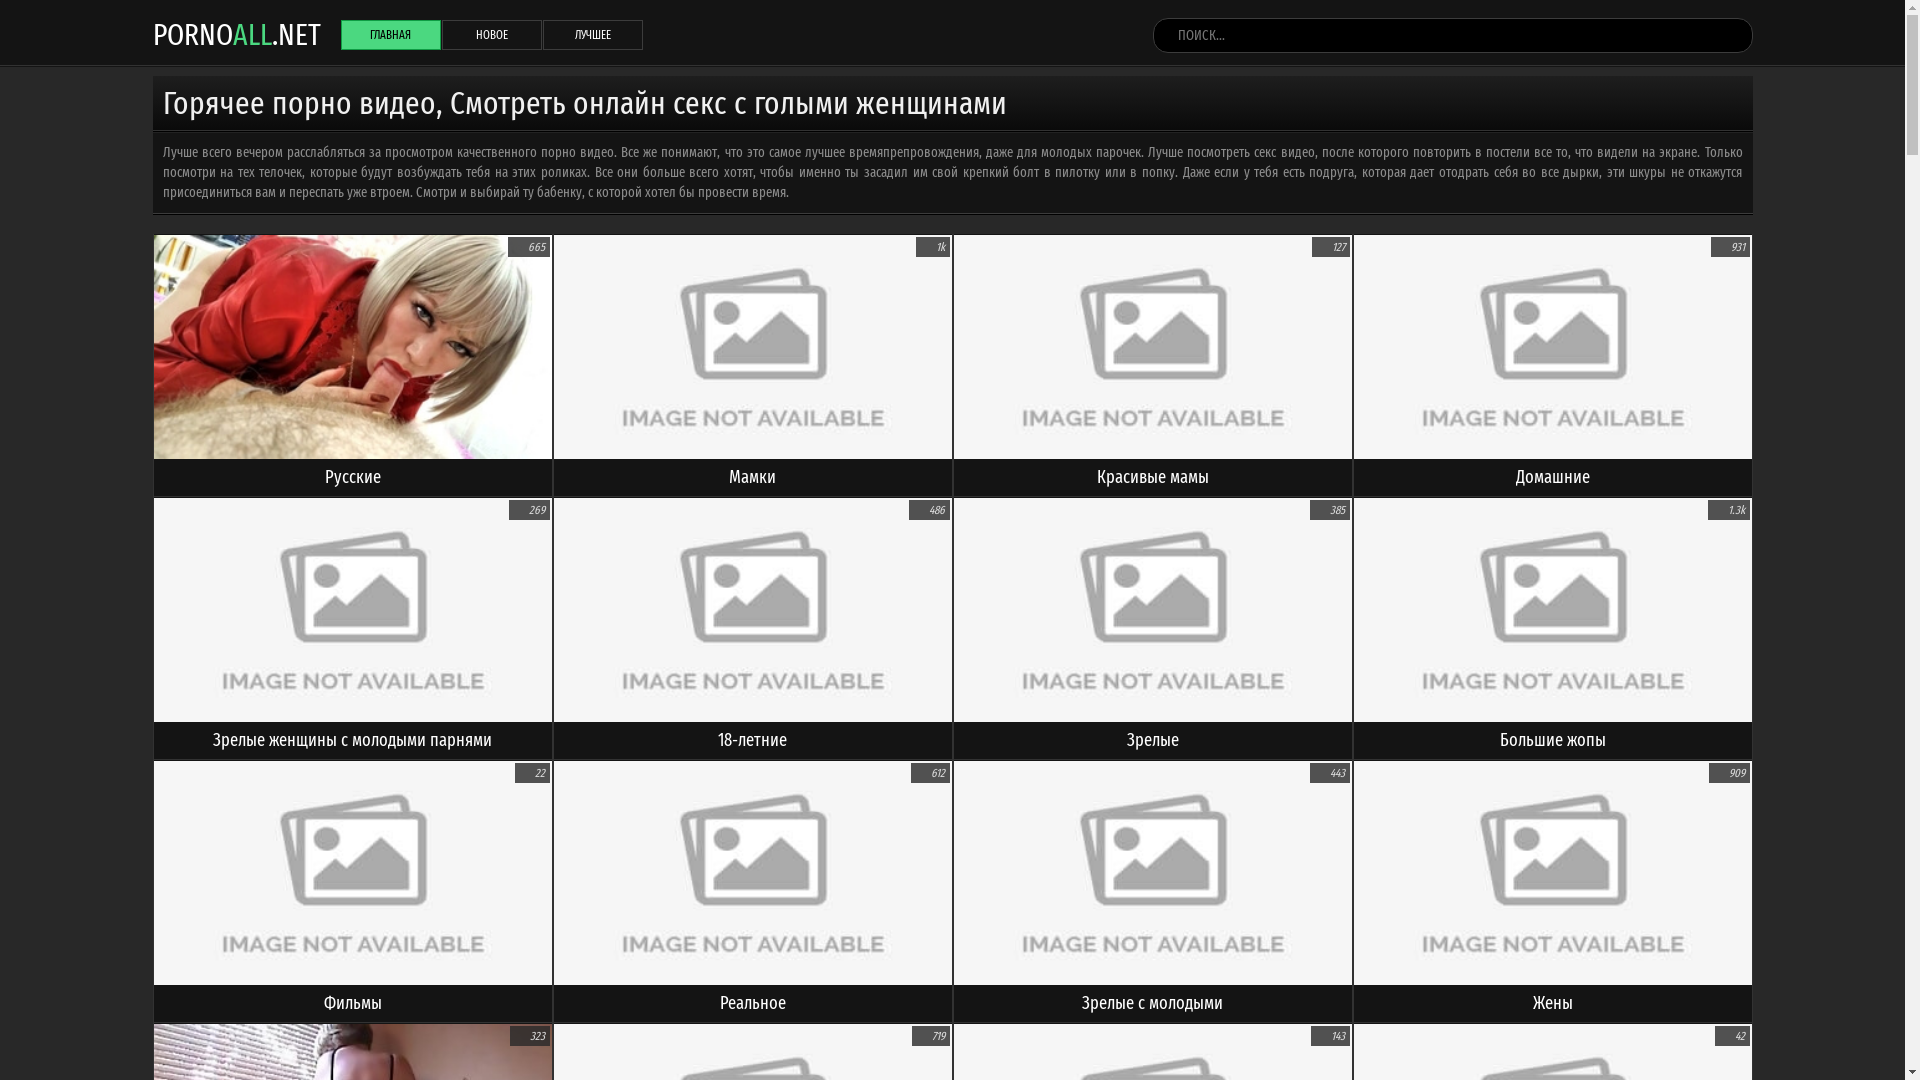 Image resolution: width=1920 pixels, height=1080 pixels. Describe the element at coordinates (151, 34) in the screenshot. I see `'PORNOALL.NET'` at that location.